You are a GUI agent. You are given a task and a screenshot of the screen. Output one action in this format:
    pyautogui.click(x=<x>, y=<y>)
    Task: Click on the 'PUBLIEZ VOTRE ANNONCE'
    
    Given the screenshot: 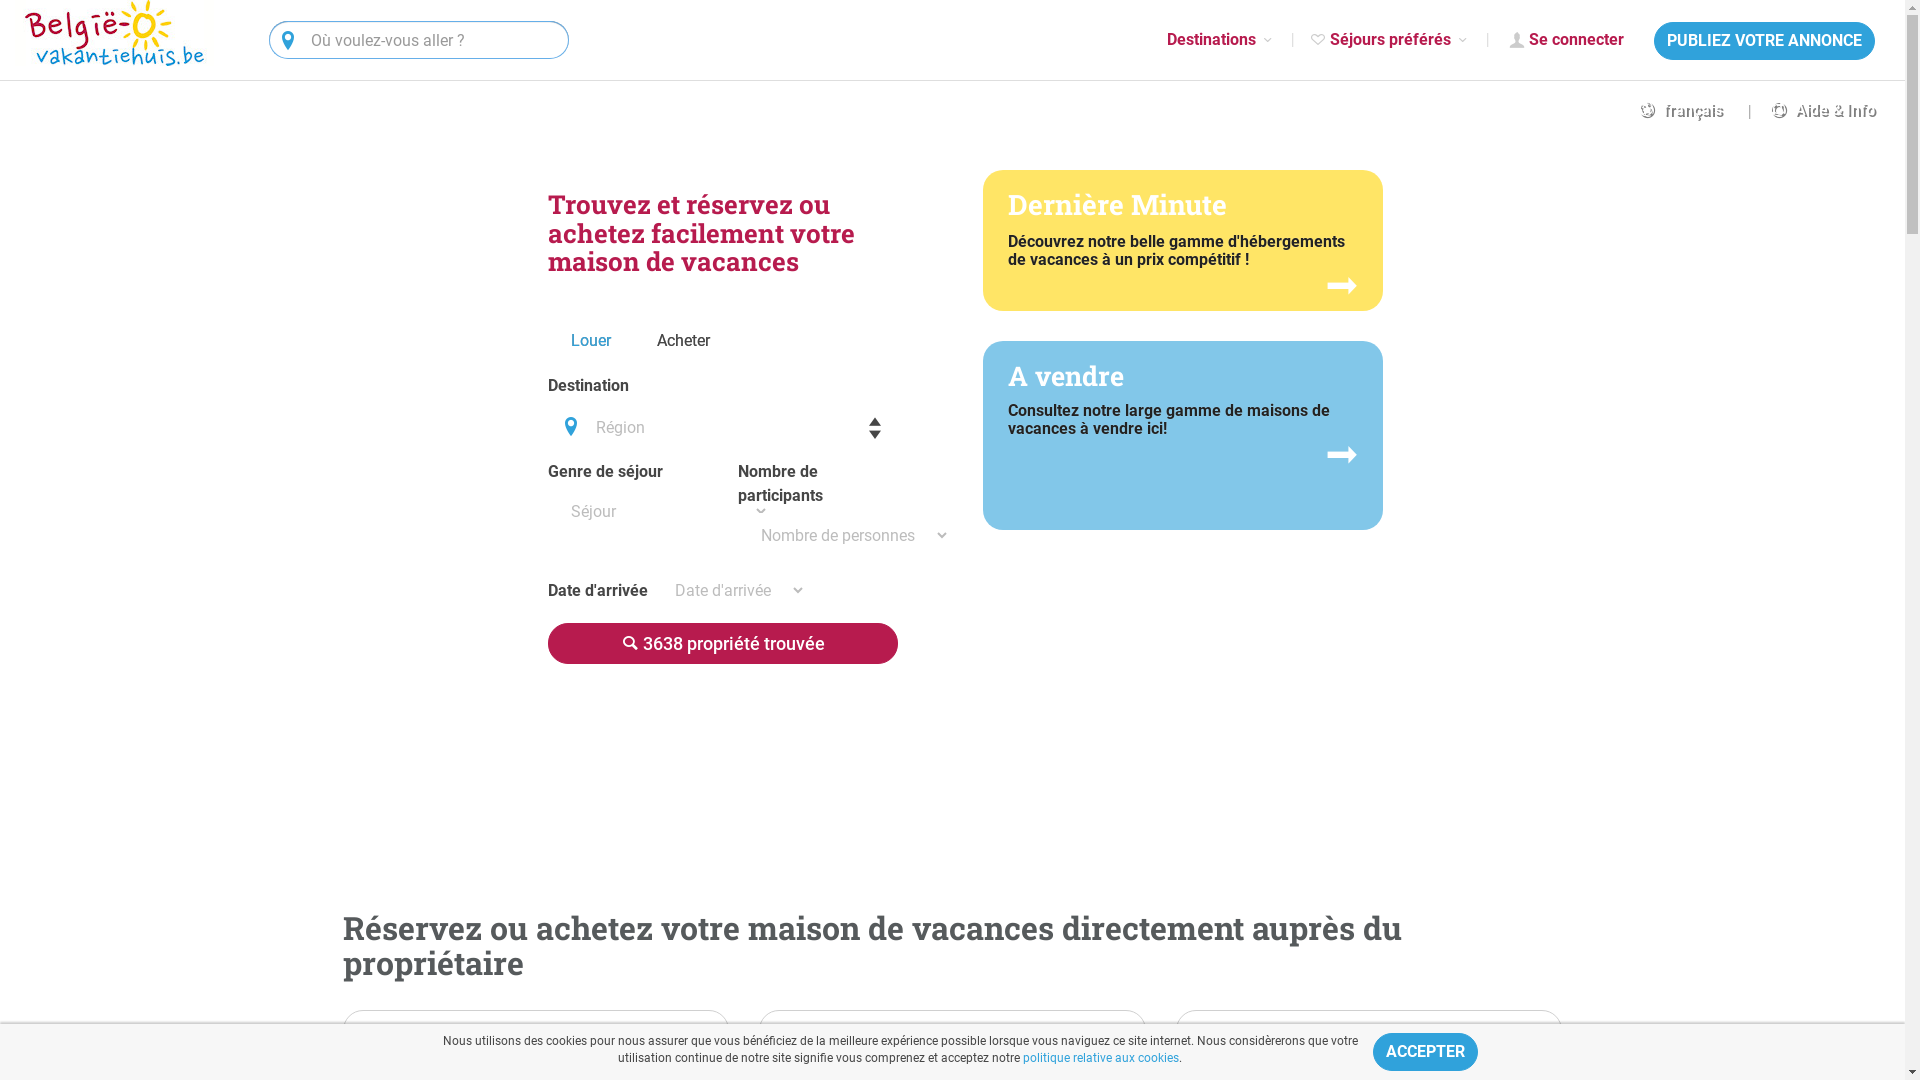 What is the action you would take?
    pyautogui.click(x=1764, y=41)
    